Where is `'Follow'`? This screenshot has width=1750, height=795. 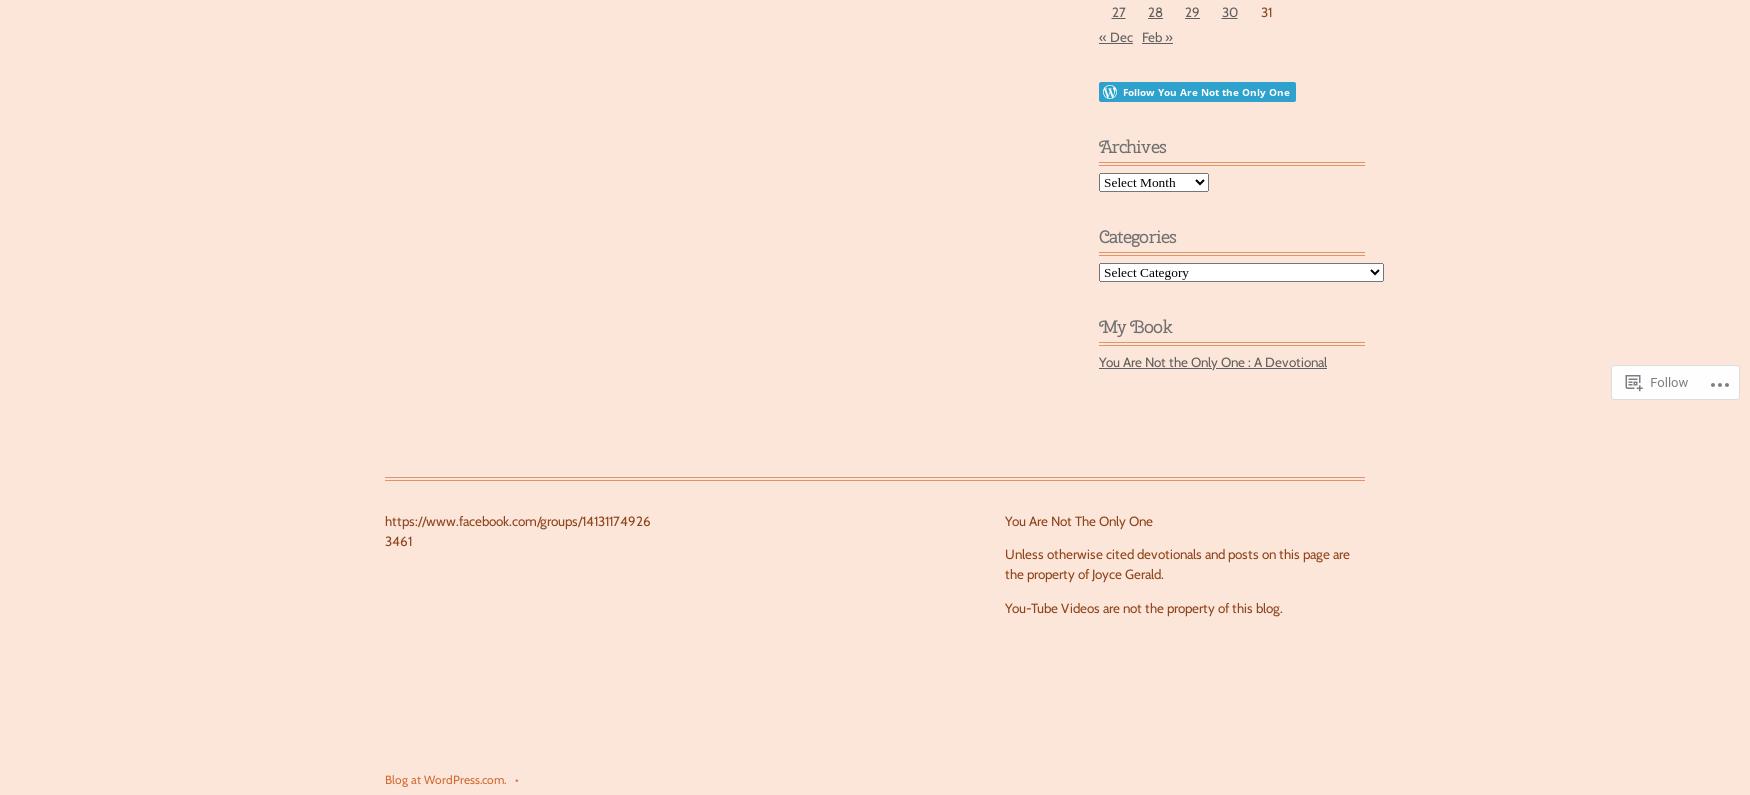 'Follow' is located at coordinates (1667, 381).